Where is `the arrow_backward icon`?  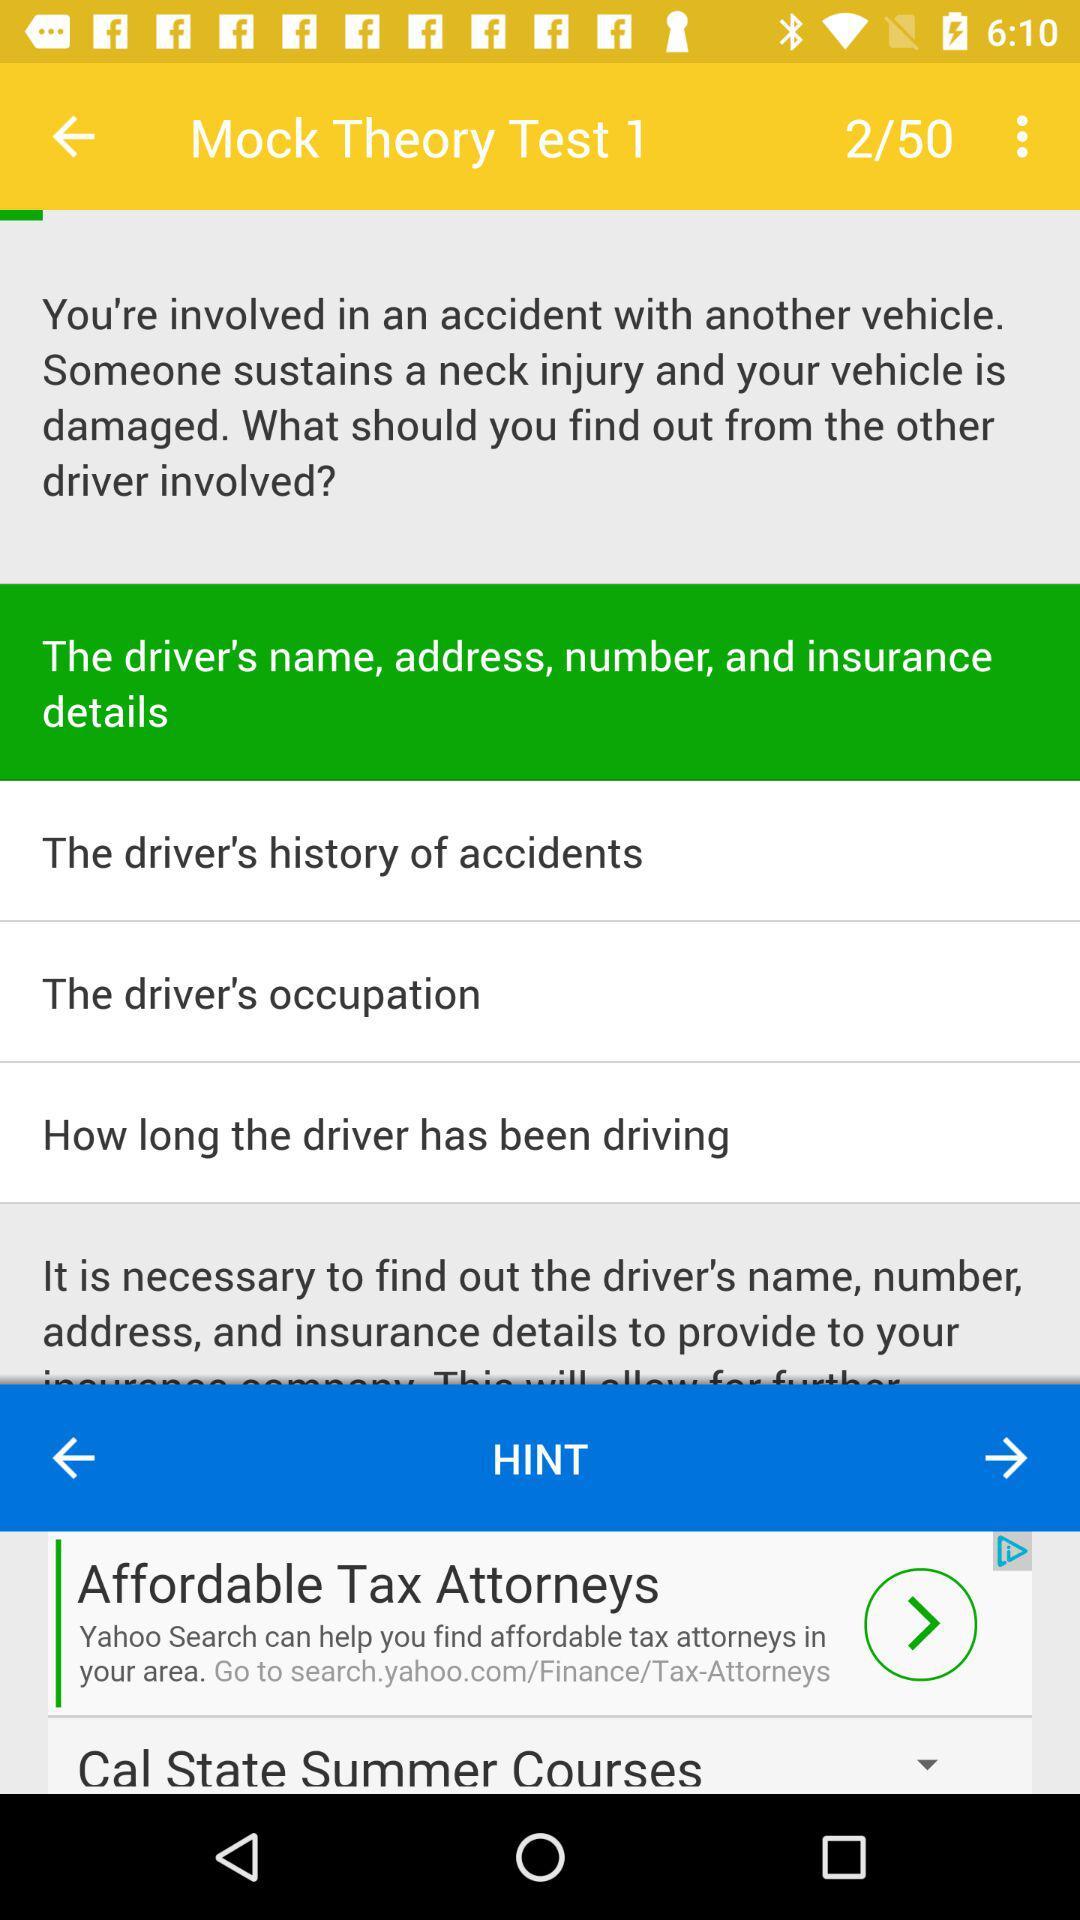 the arrow_backward icon is located at coordinates (72, 1458).